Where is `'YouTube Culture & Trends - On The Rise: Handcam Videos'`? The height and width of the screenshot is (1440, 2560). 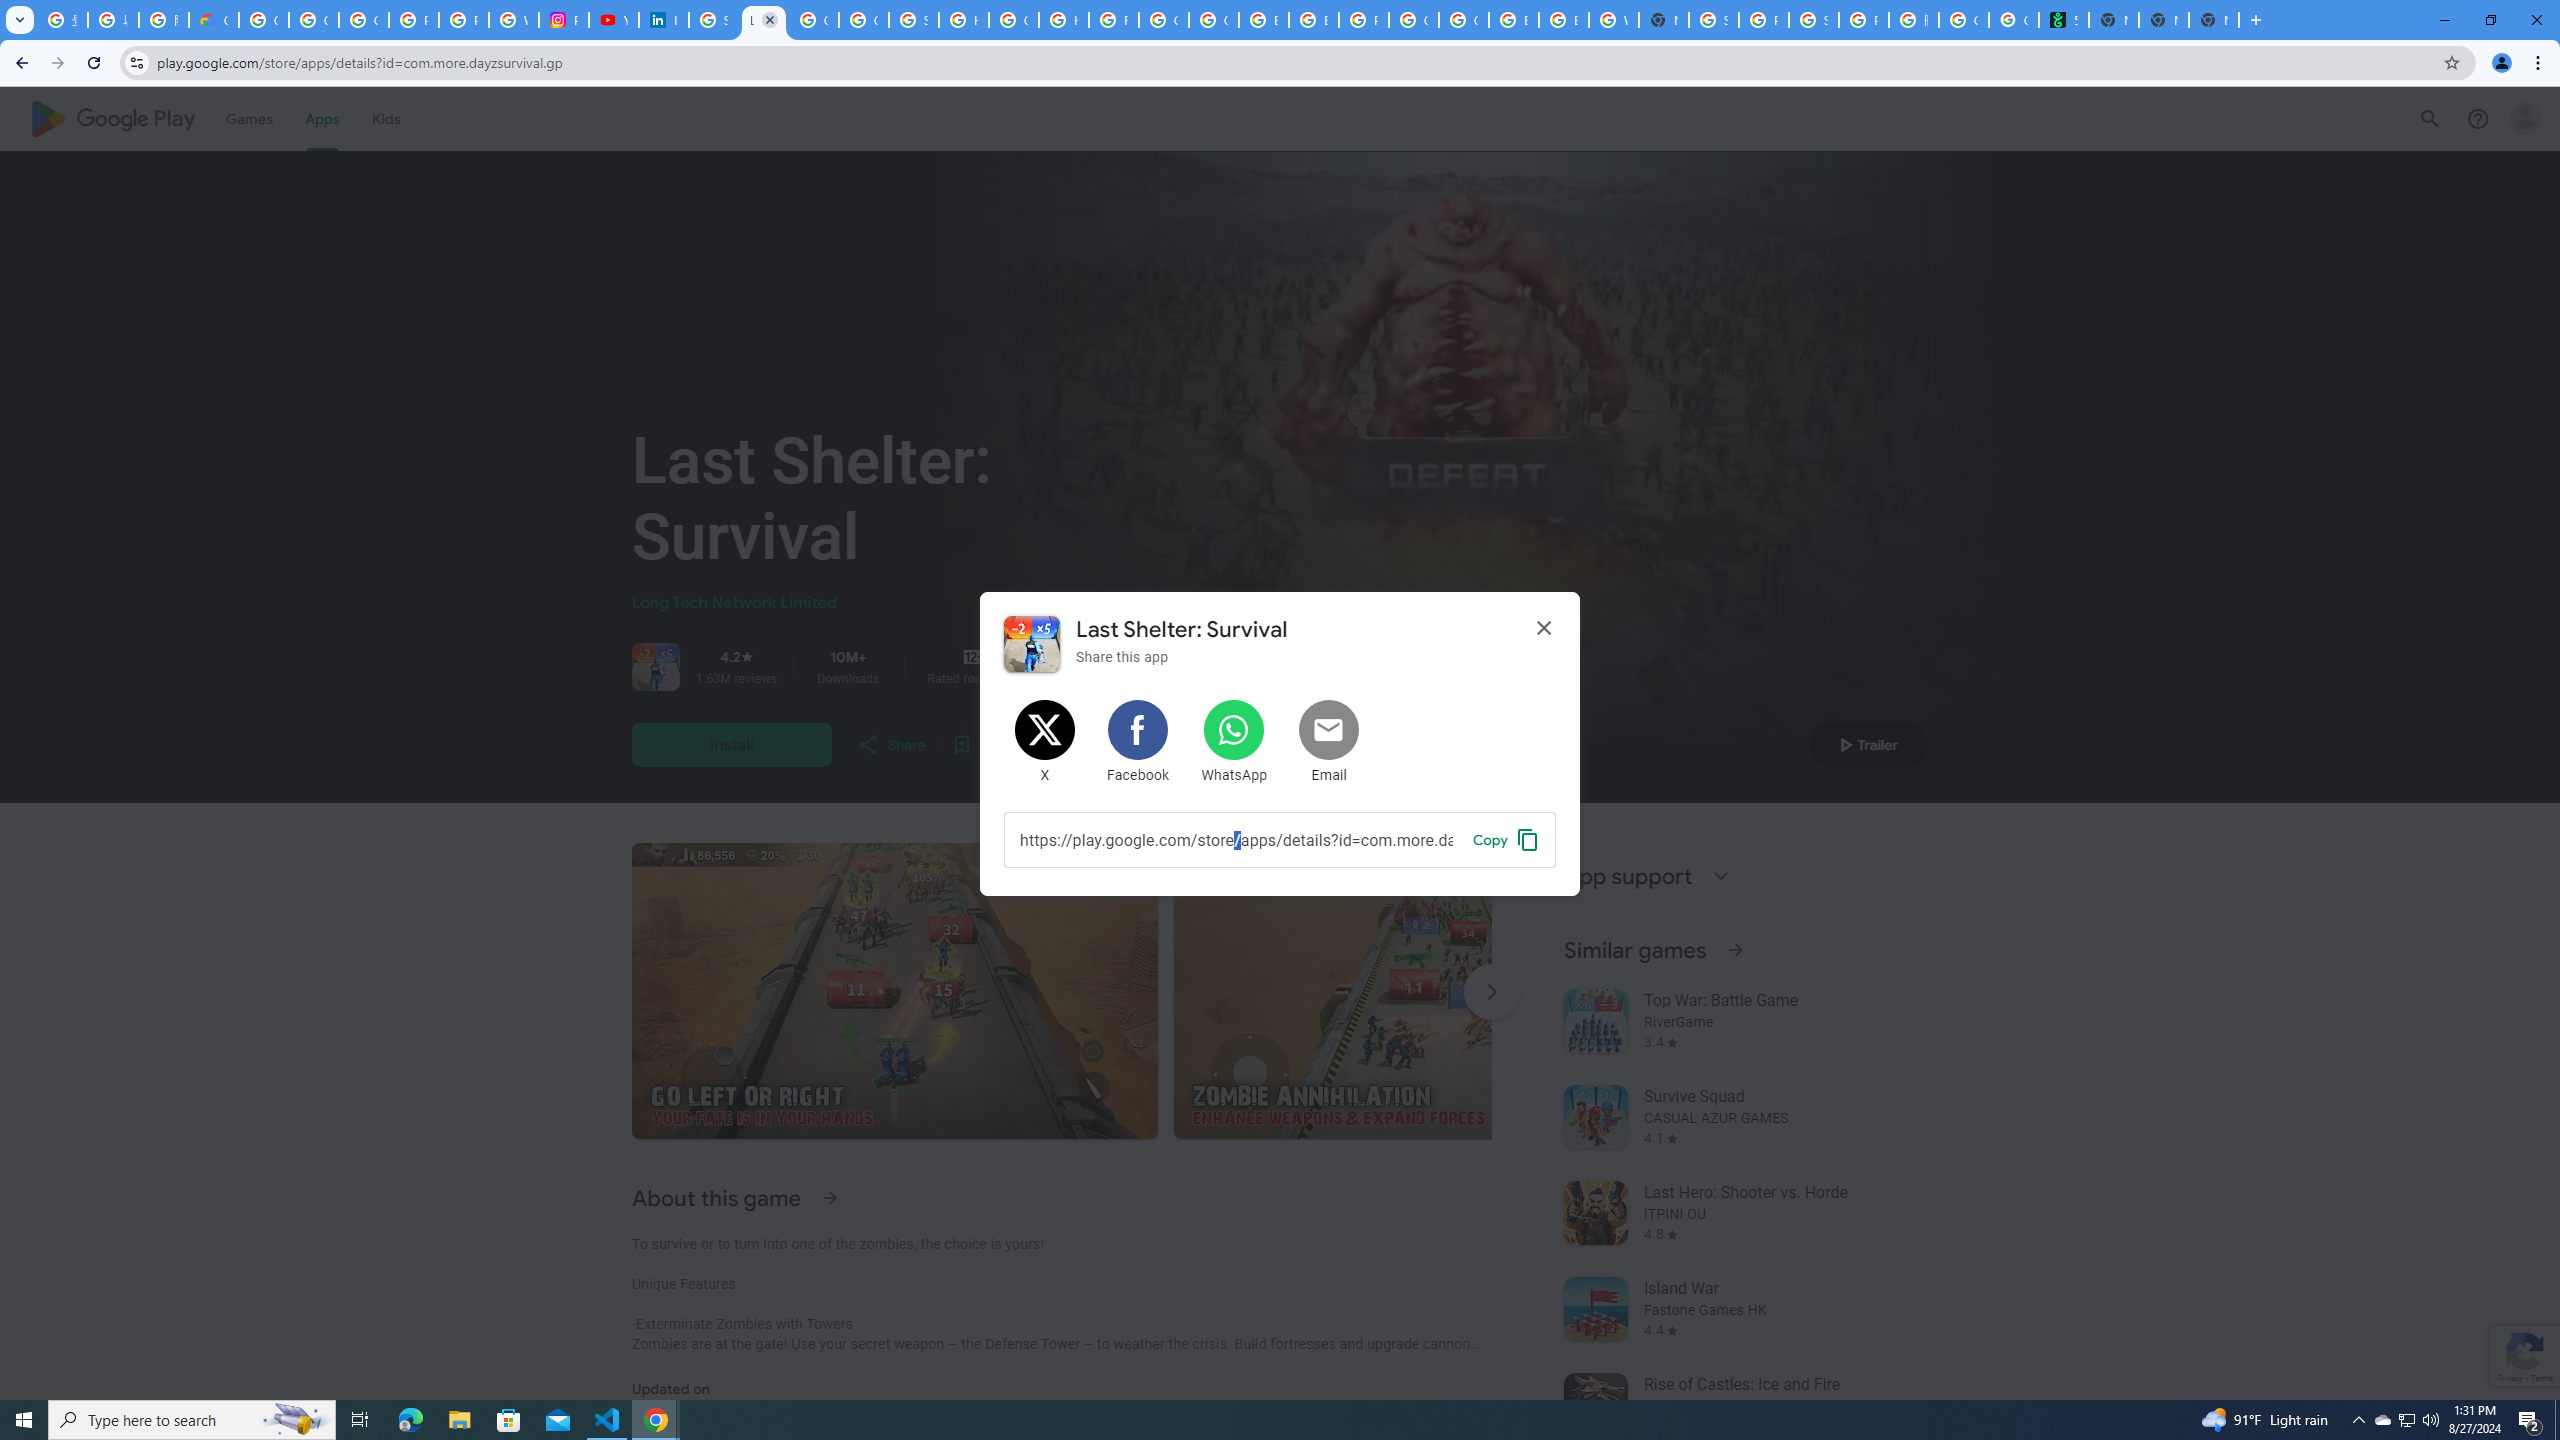
'YouTube Culture & Trends - On The Rise: Handcam Videos' is located at coordinates (613, 19).